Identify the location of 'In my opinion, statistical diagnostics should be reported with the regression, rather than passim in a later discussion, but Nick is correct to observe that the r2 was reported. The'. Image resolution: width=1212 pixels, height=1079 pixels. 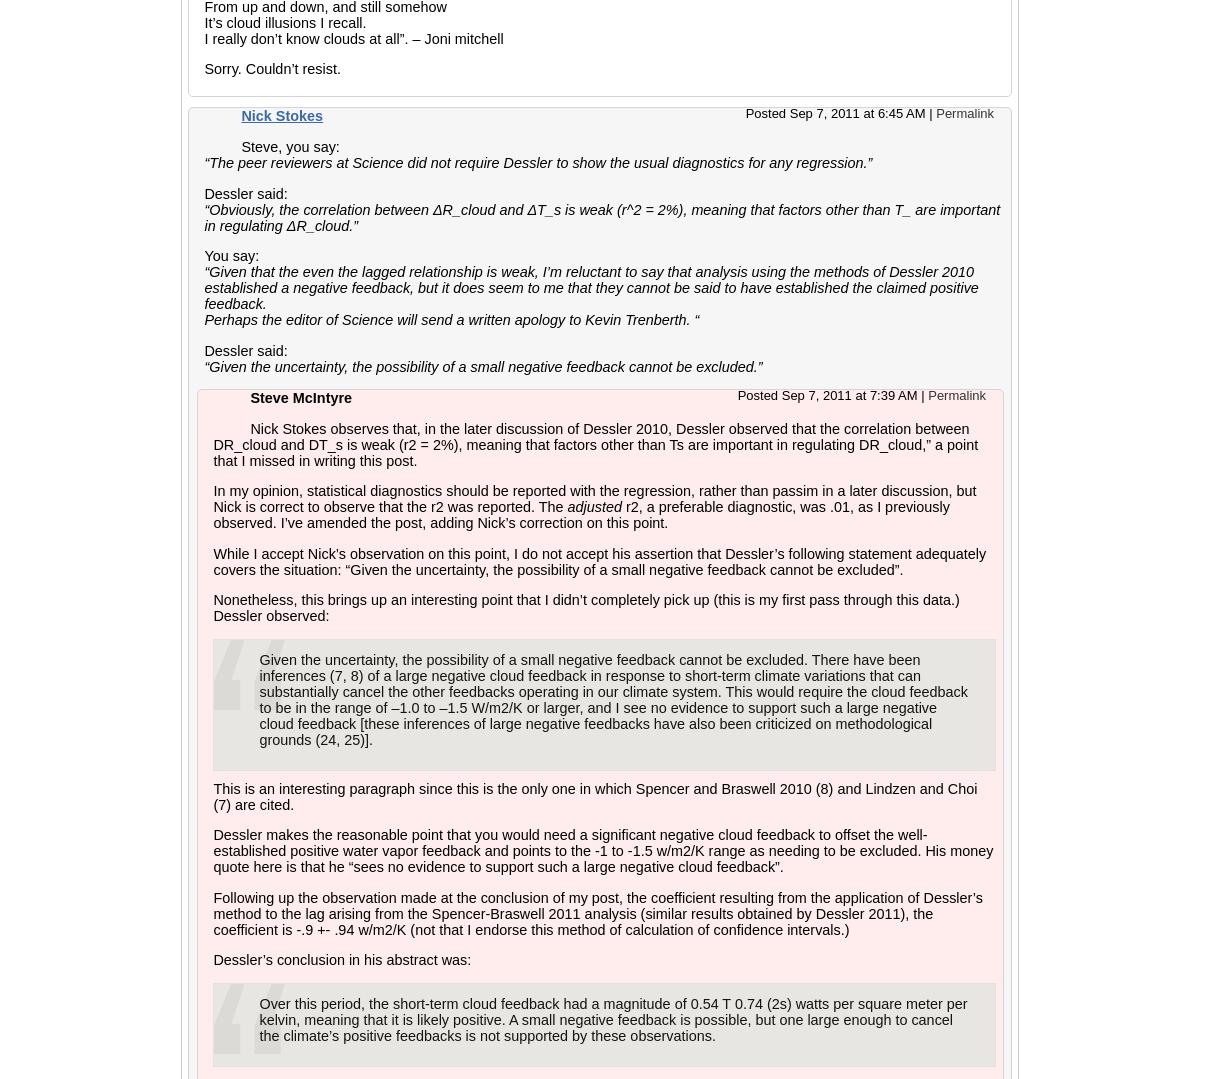
(211, 499).